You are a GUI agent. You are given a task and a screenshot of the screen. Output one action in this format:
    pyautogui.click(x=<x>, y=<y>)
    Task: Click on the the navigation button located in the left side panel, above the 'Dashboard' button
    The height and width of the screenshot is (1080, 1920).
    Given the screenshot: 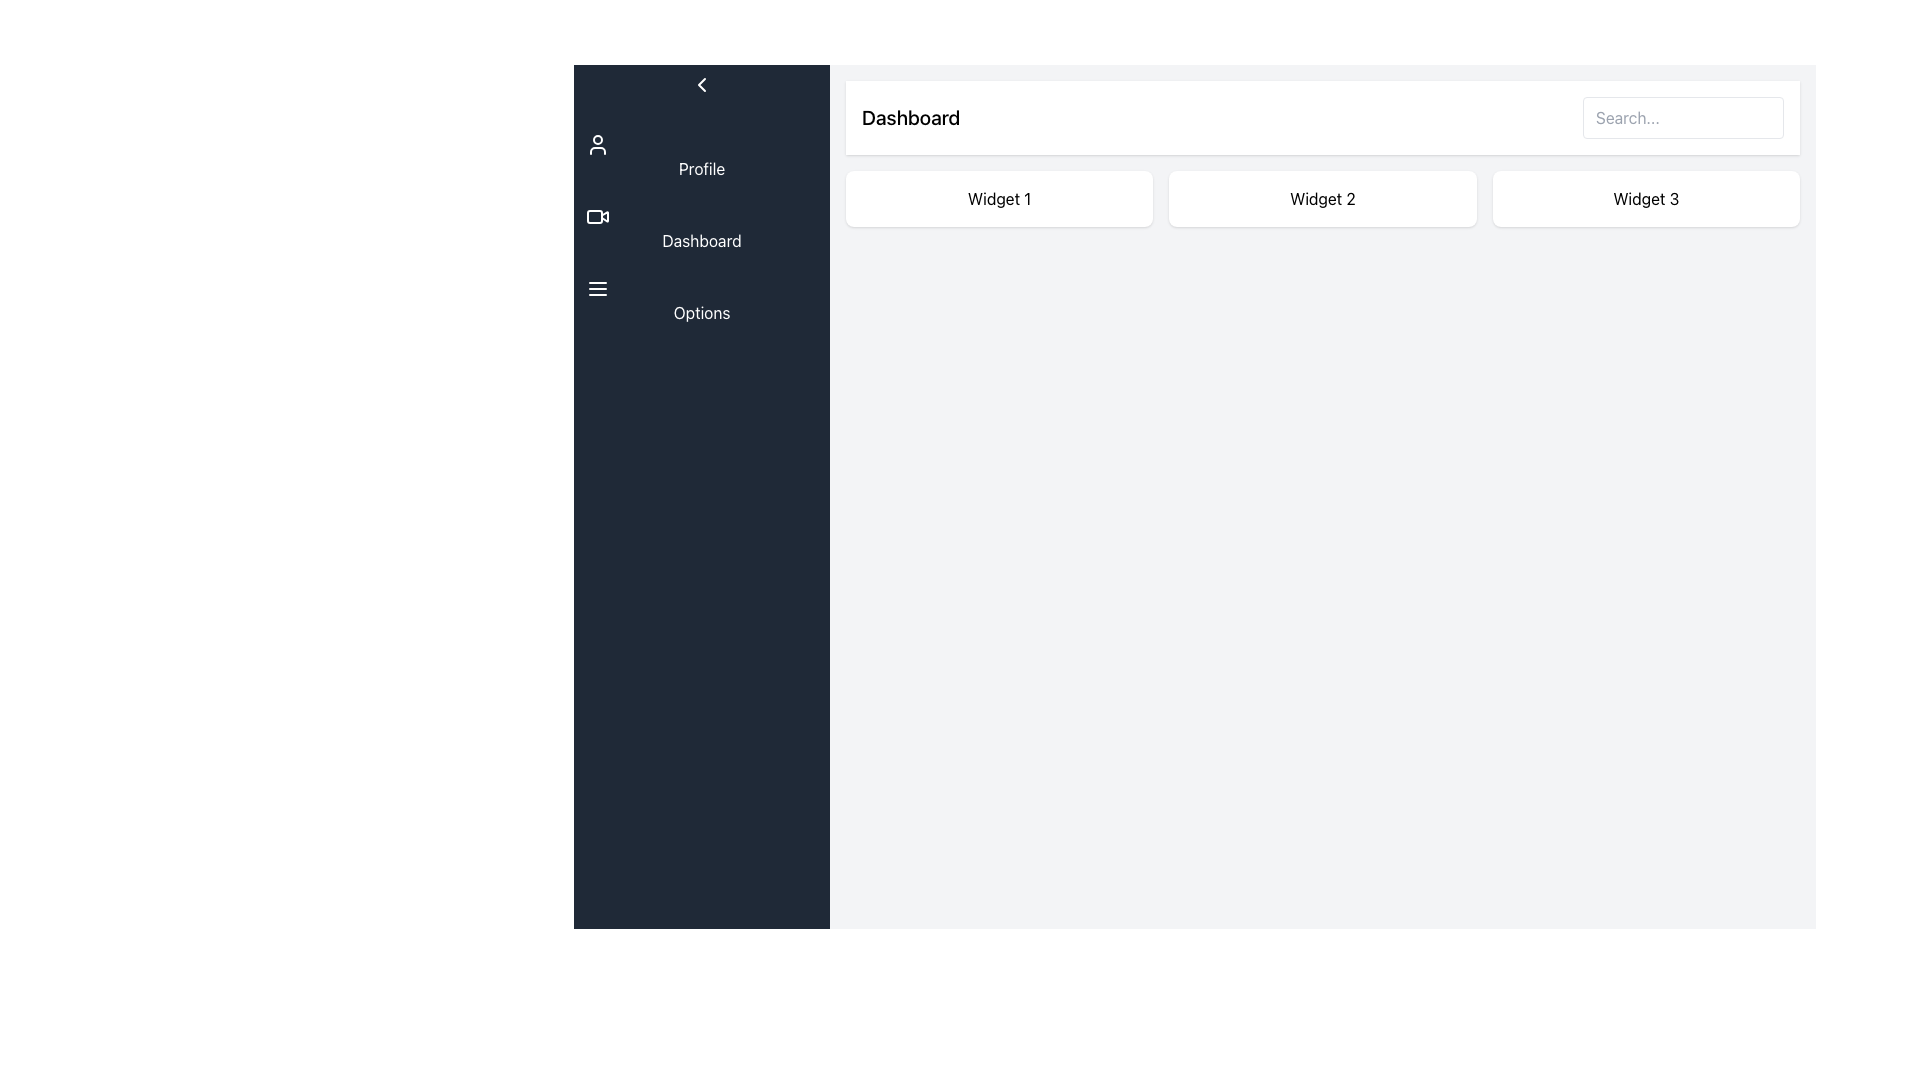 What is the action you would take?
    pyautogui.click(x=701, y=156)
    